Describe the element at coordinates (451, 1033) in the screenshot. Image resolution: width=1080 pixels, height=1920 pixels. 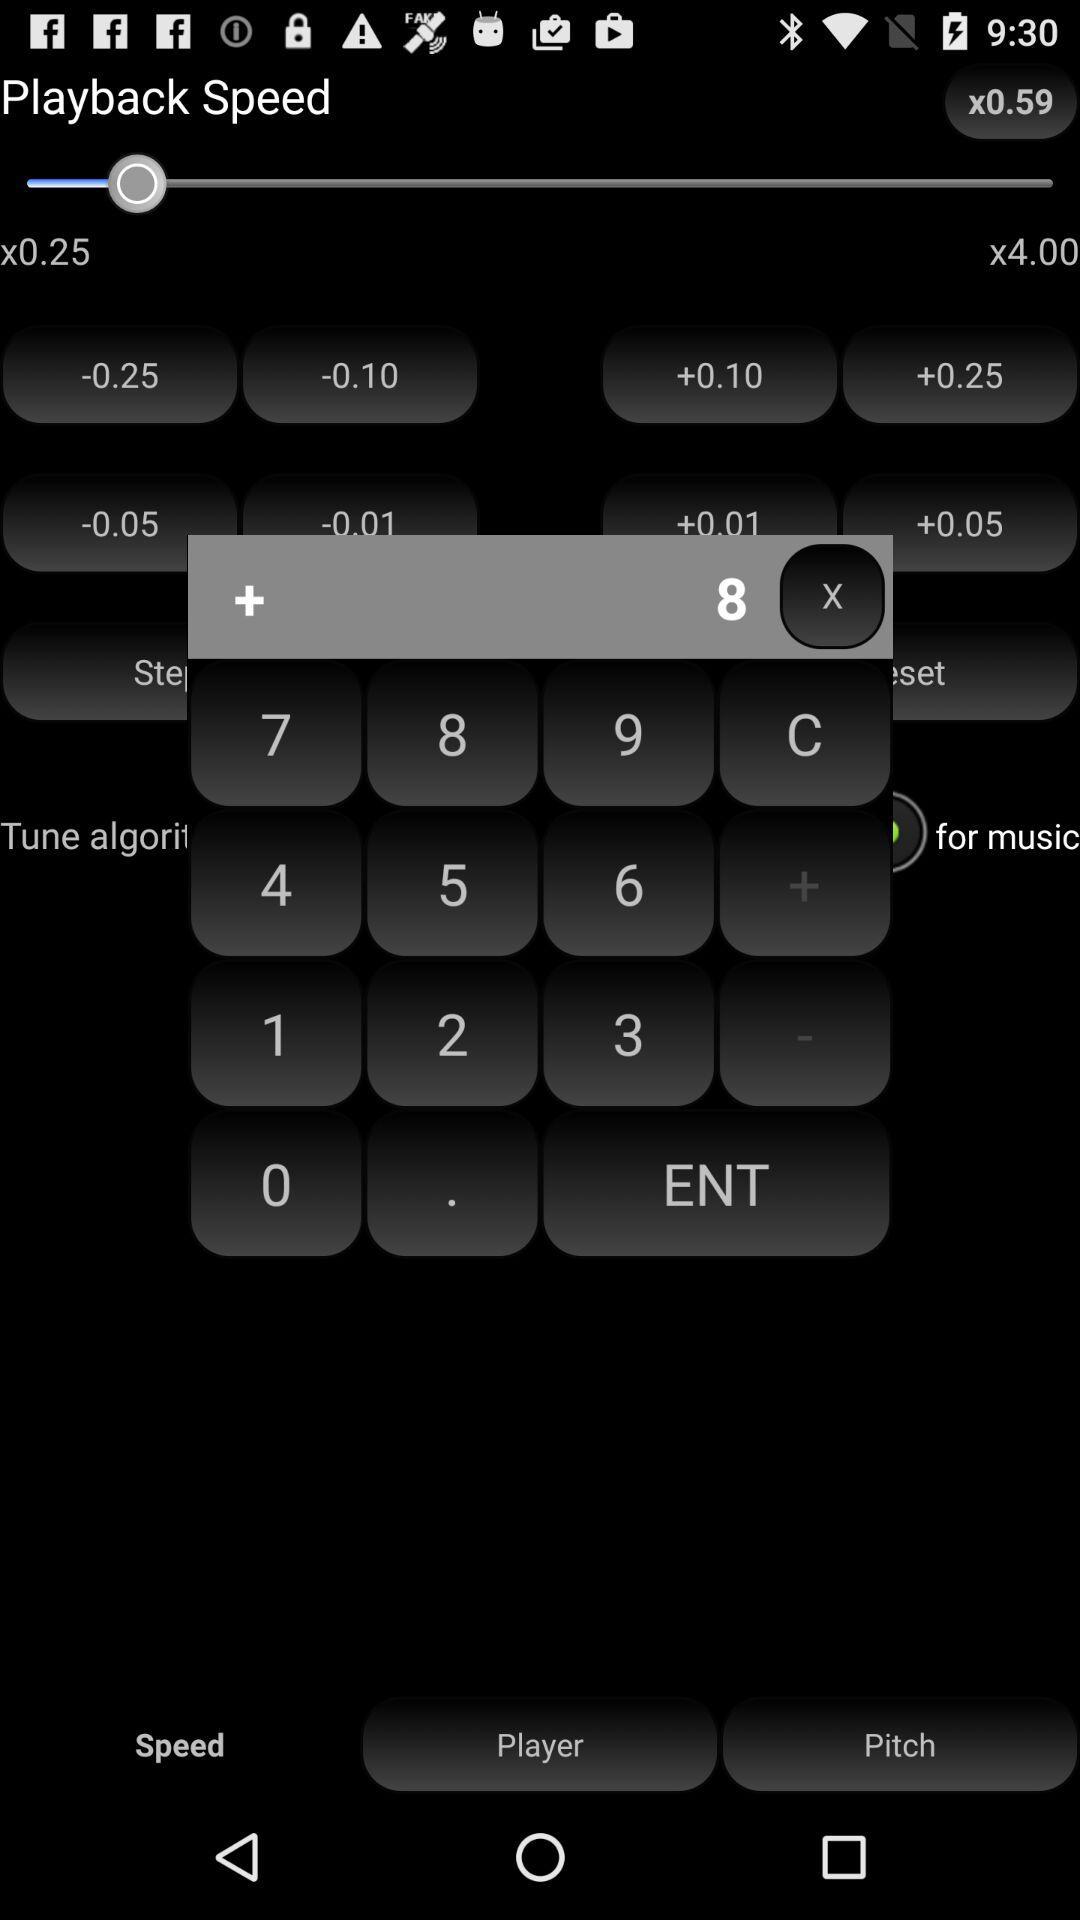
I see `the icon above the 0 icon` at that location.